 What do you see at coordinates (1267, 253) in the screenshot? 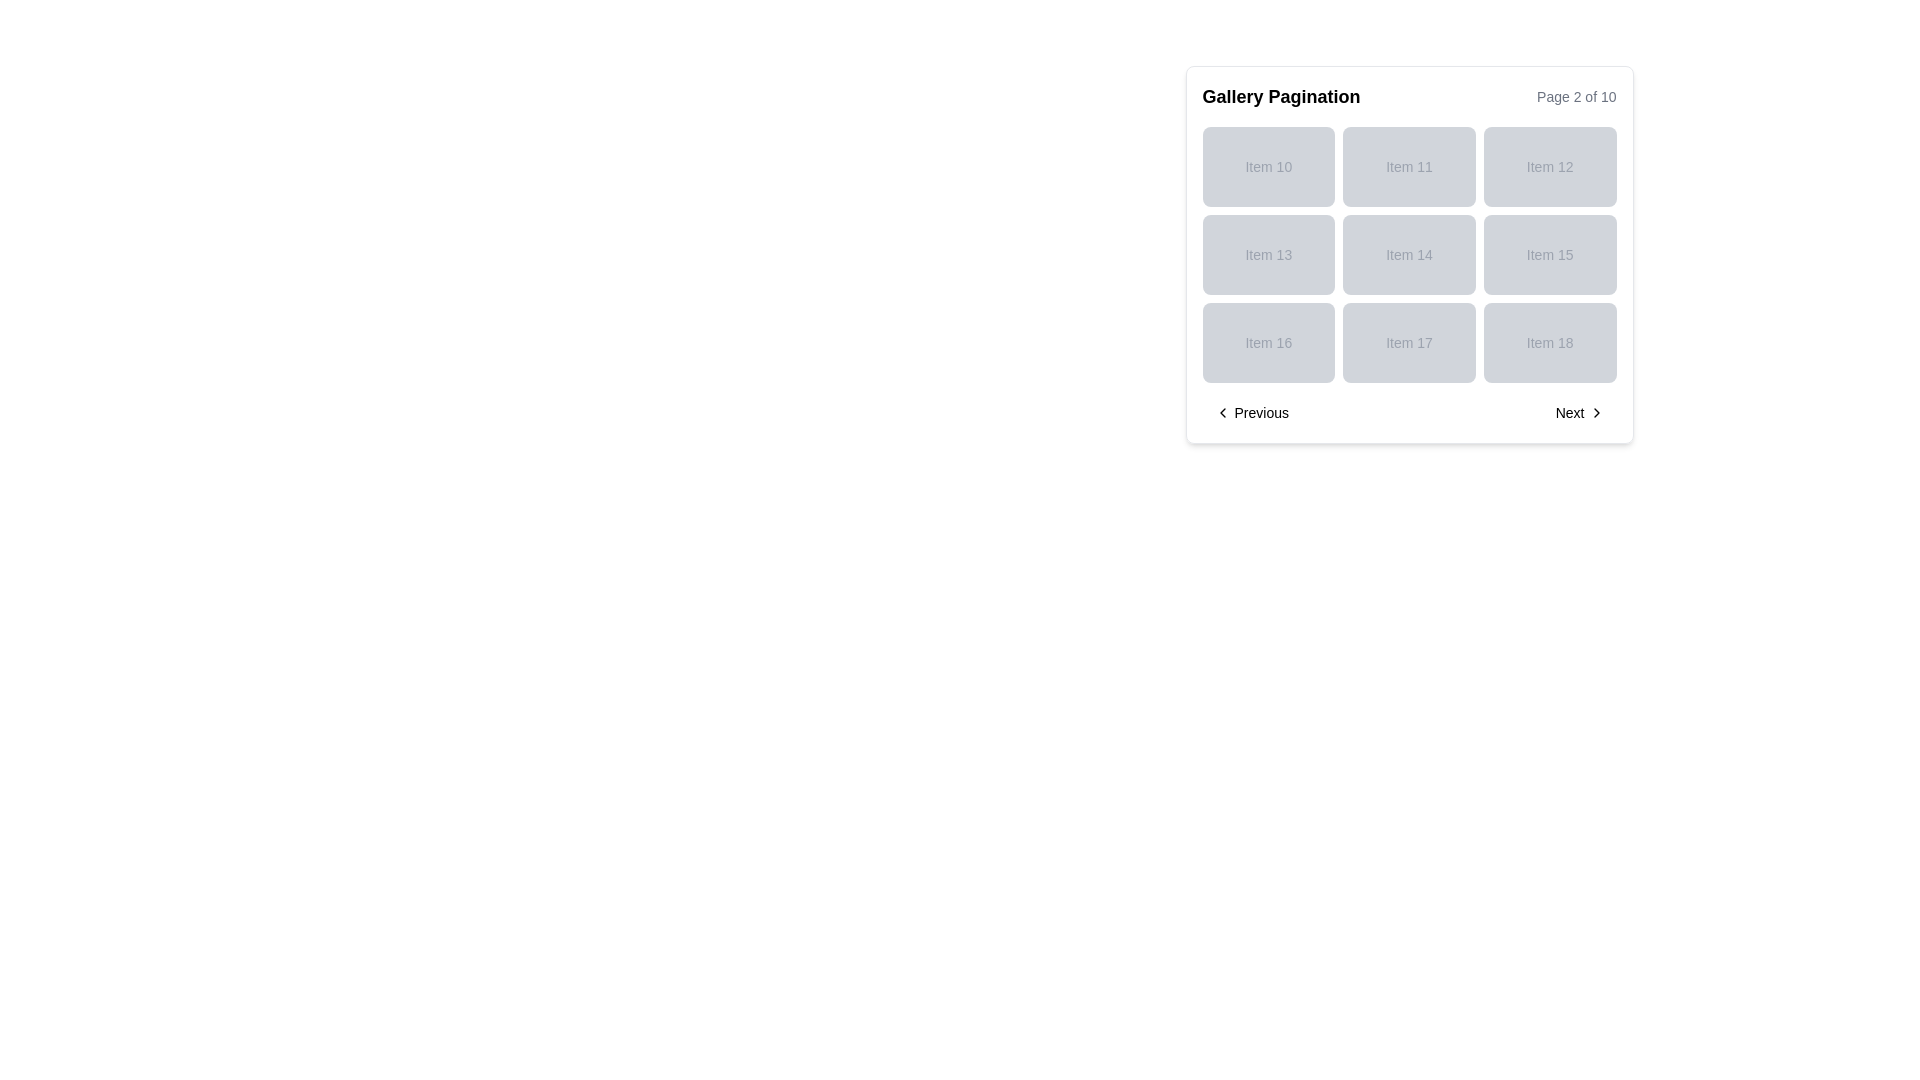
I see `the grid tile element representing 'Item 13'` at bounding box center [1267, 253].